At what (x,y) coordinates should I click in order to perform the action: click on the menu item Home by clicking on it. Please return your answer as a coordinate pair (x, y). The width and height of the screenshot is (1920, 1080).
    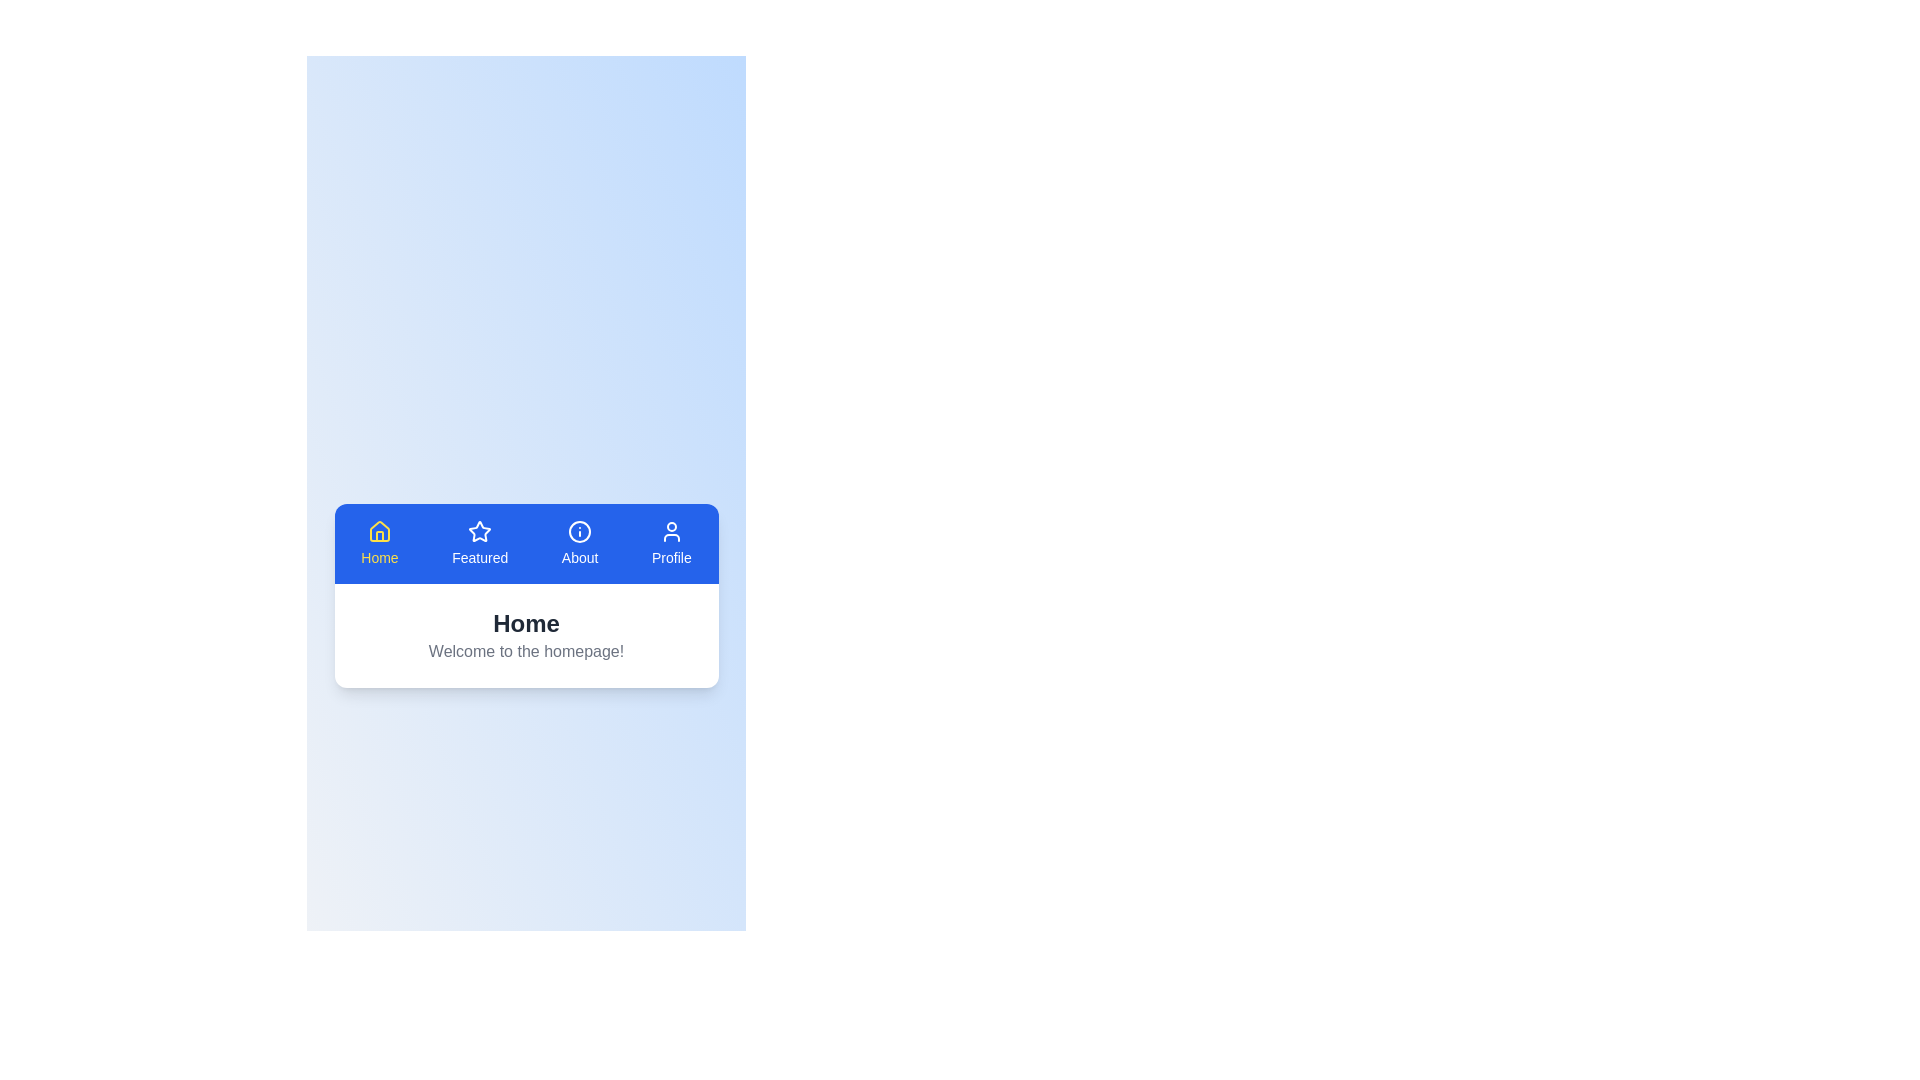
    Looking at the image, I should click on (379, 543).